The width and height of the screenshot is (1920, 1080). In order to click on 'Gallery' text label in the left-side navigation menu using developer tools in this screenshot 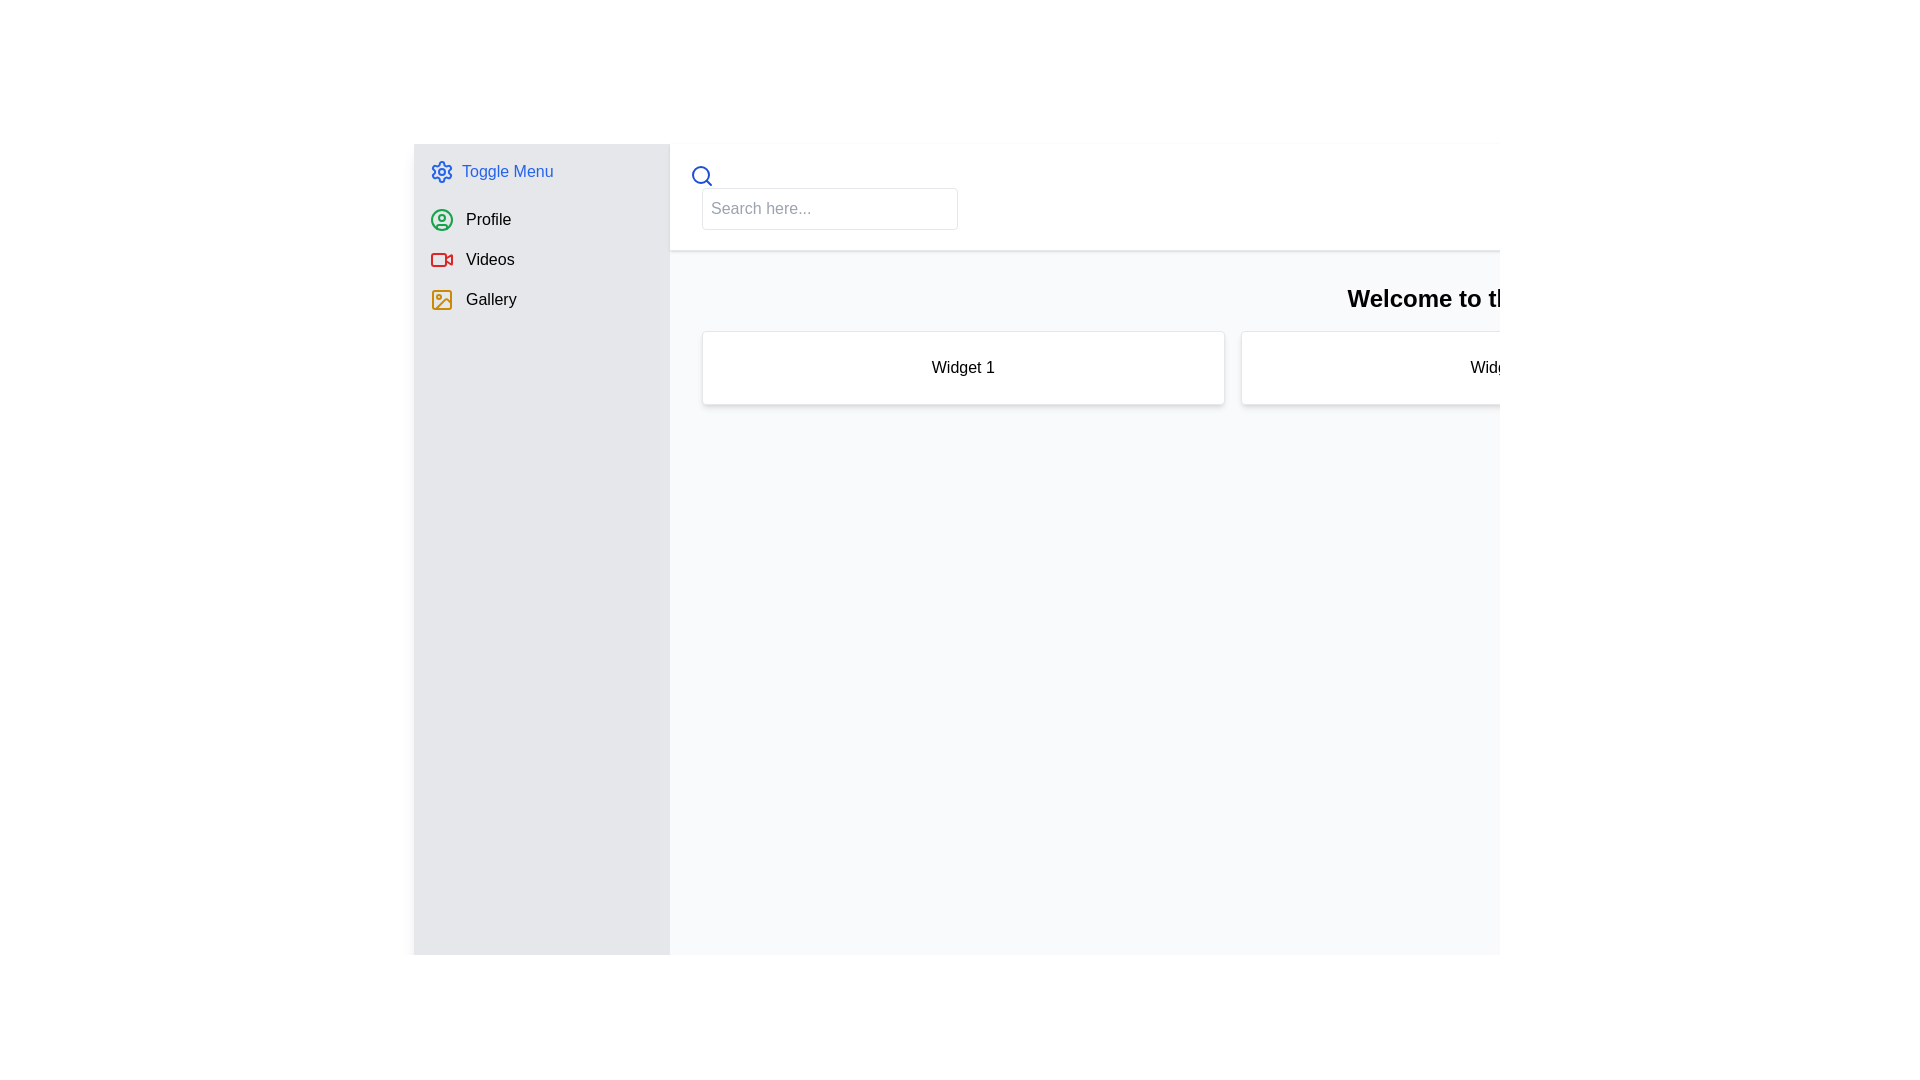, I will do `click(491, 300)`.